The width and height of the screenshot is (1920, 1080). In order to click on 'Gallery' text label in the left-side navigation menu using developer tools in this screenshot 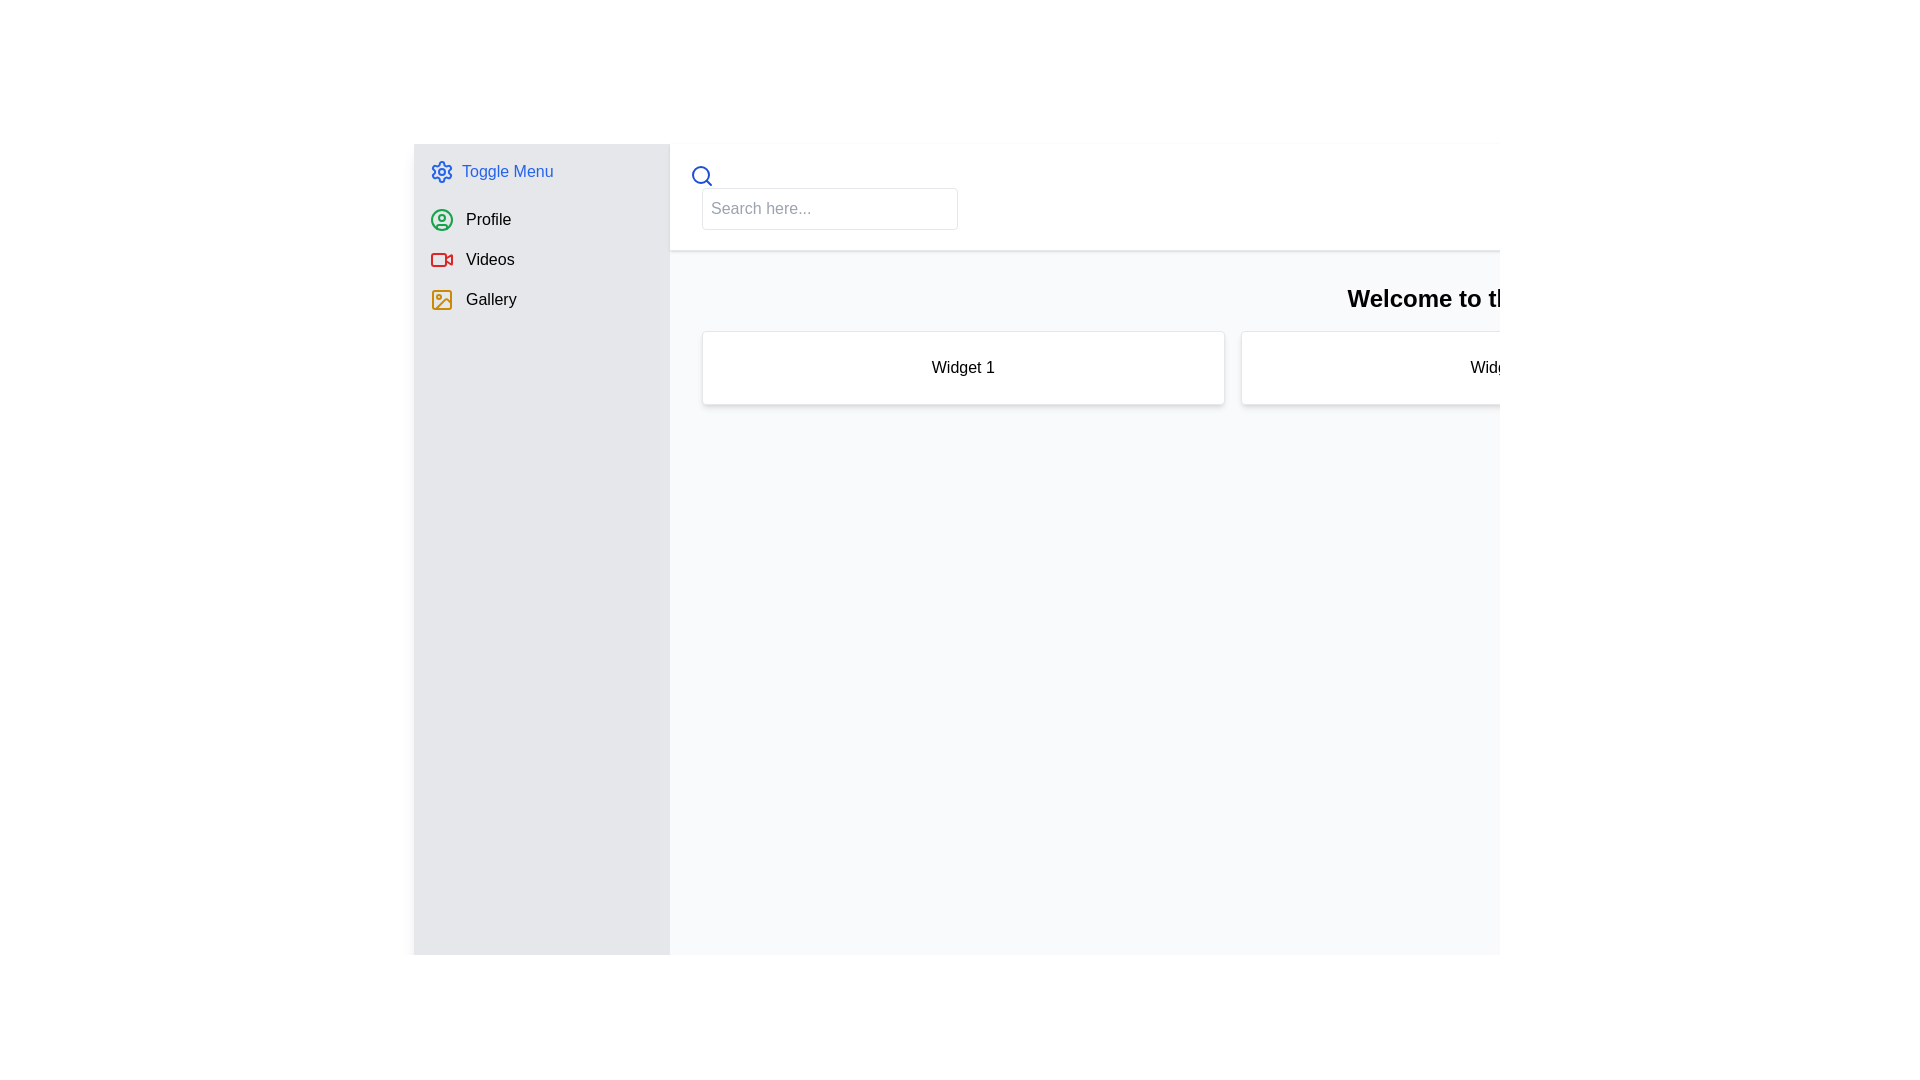, I will do `click(491, 300)`.